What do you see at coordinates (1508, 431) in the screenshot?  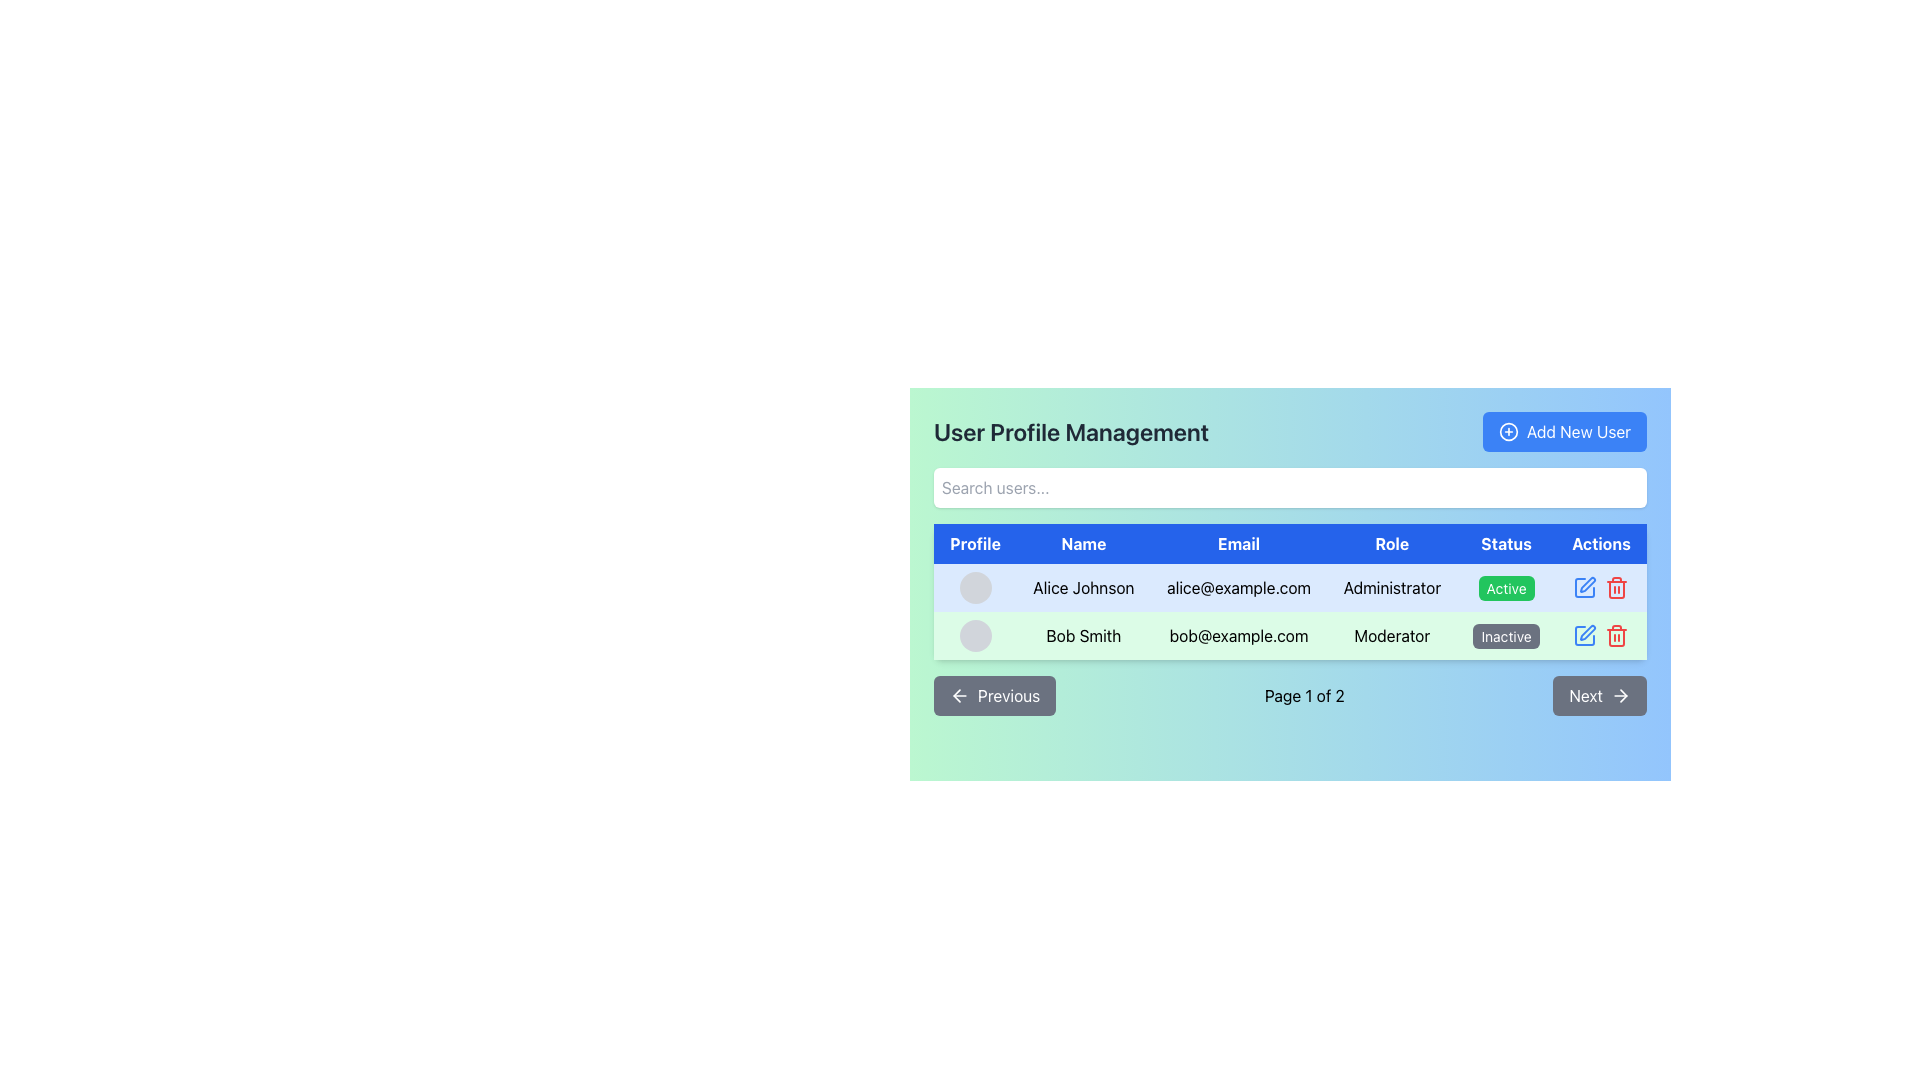 I see `the decorative icon located to the left of the 'Add New User' button in the top-right position of the interface` at bounding box center [1508, 431].